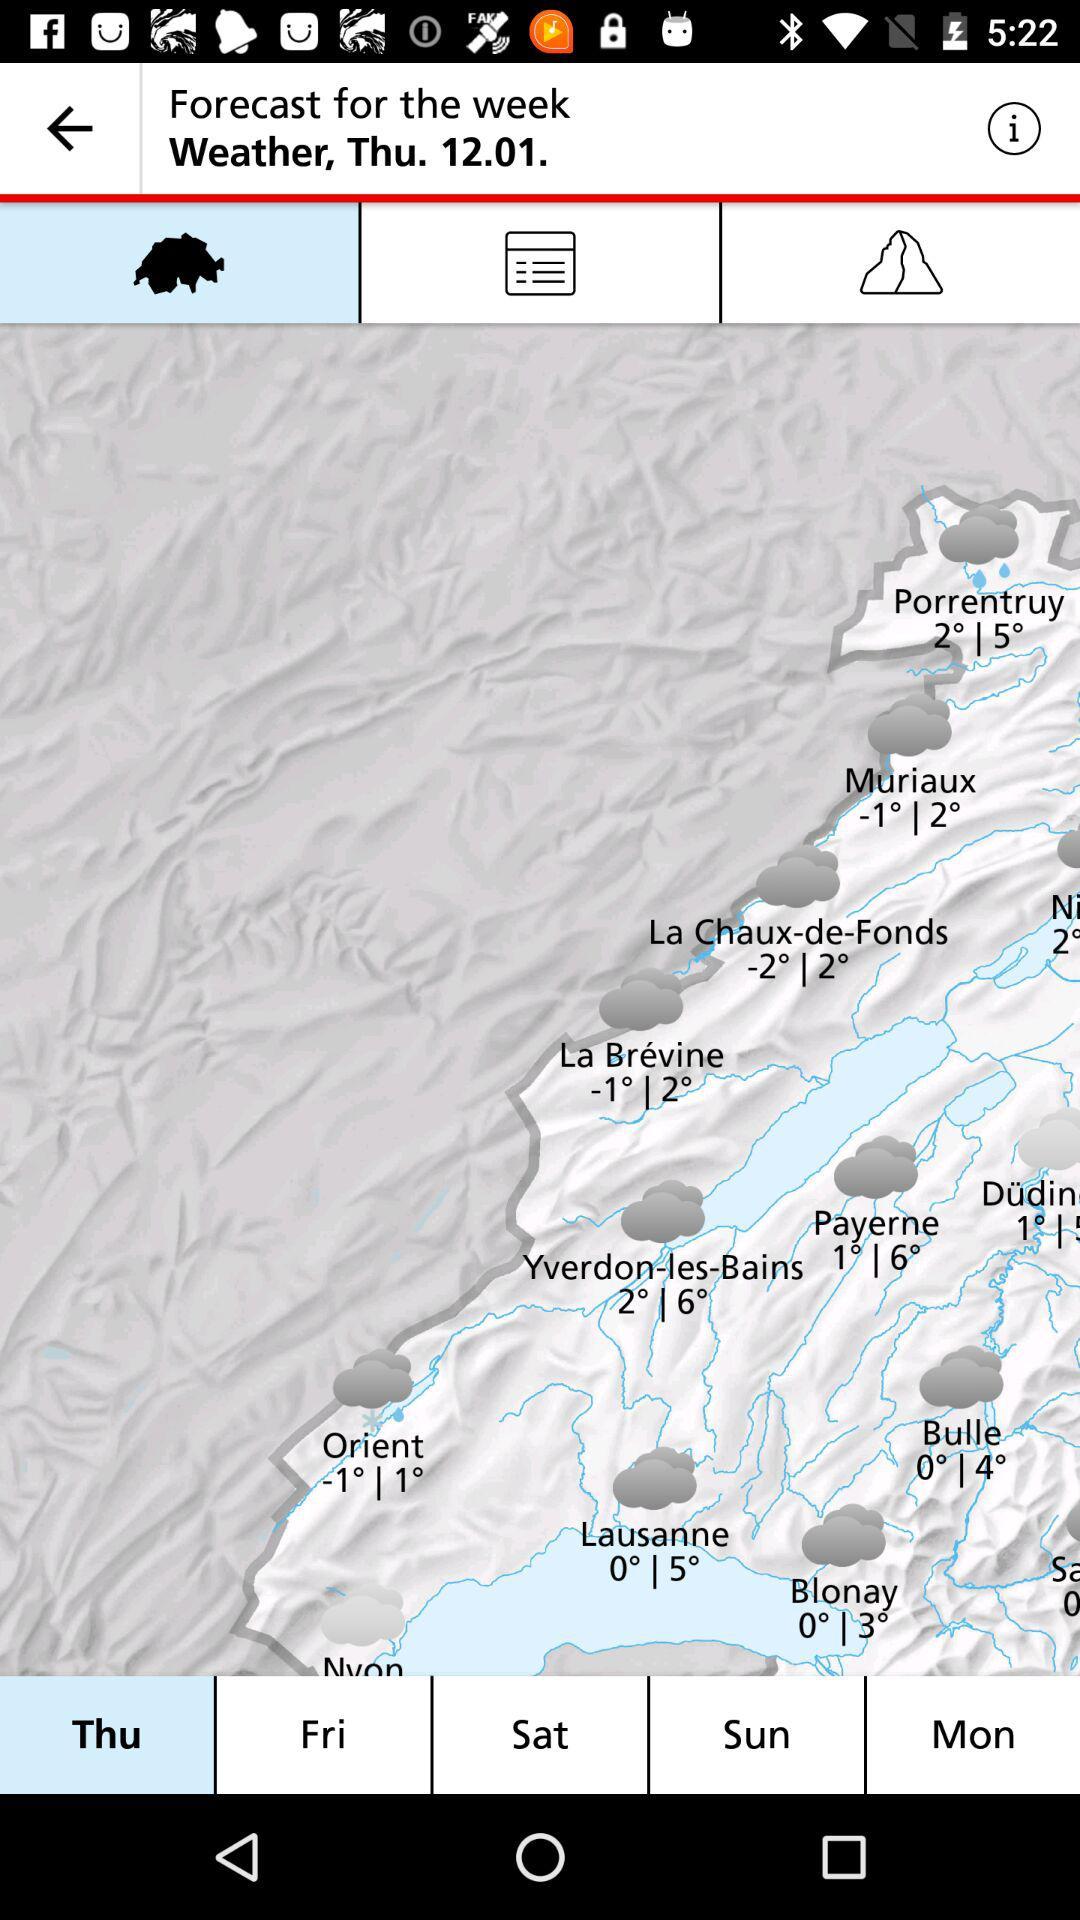  Describe the element at coordinates (540, 262) in the screenshot. I see `the notes icon` at that location.